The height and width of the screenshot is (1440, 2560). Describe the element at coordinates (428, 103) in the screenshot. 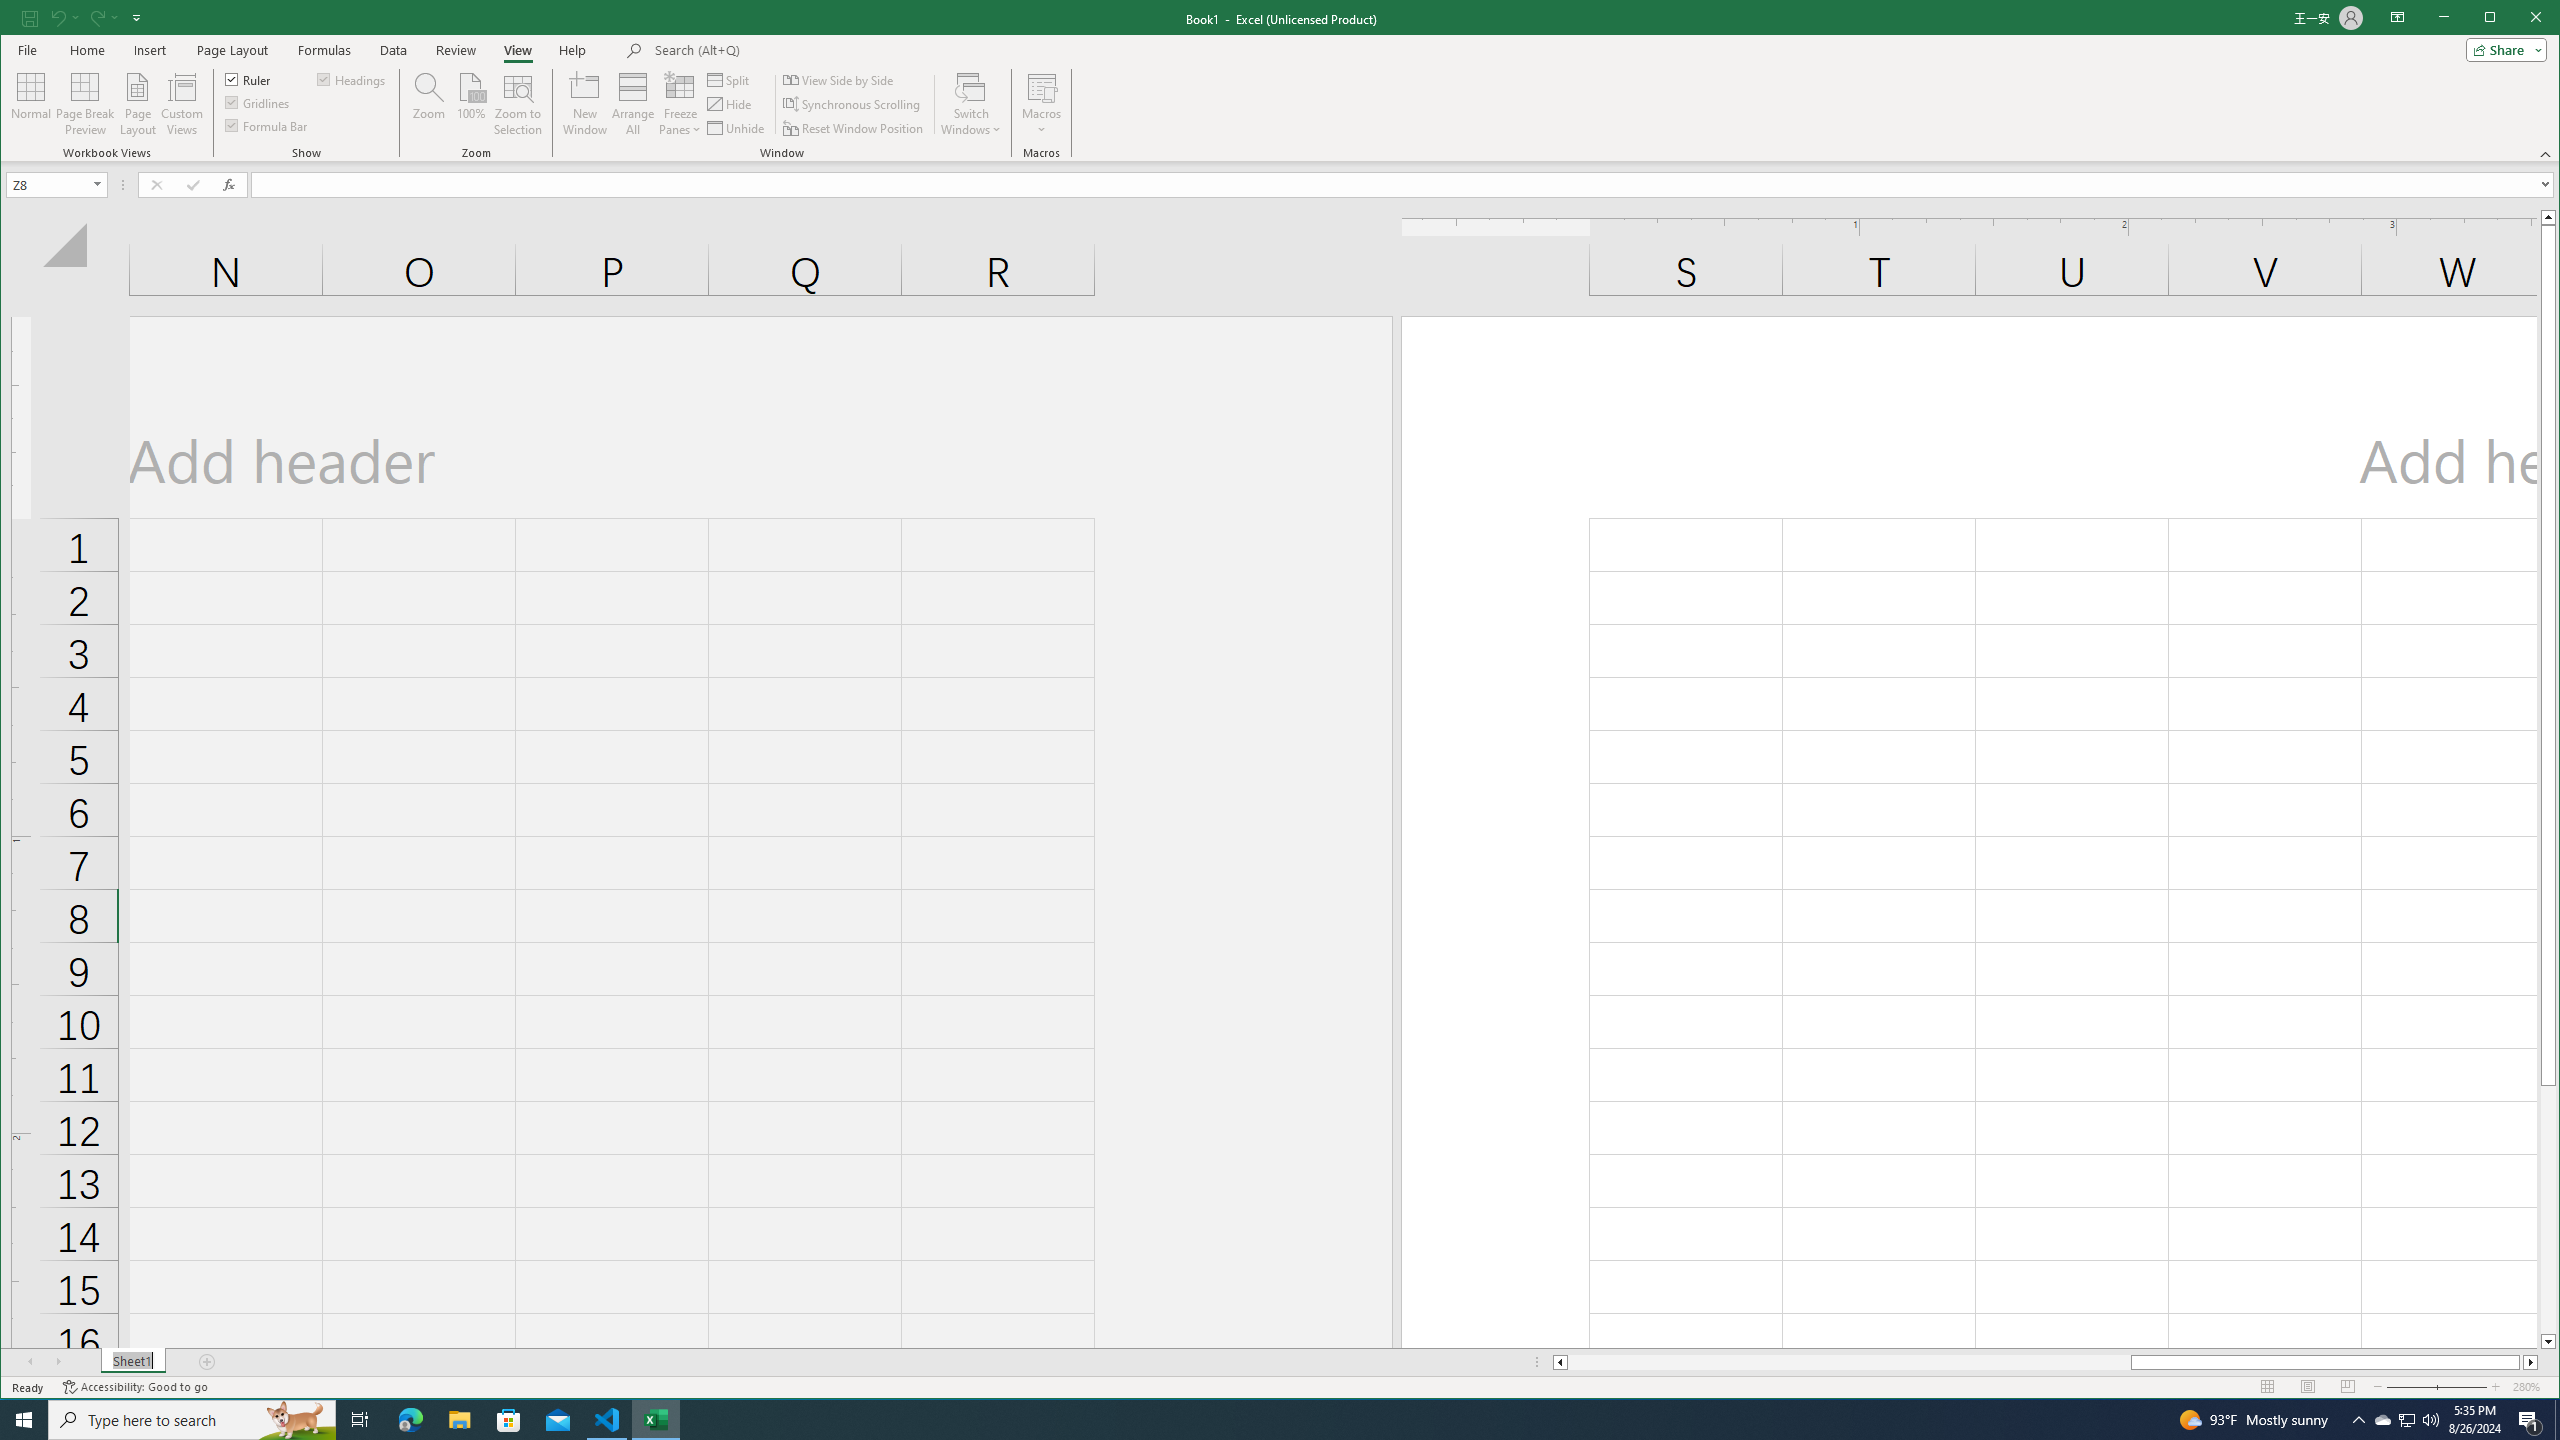

I see `'Zoom...'` at that location.